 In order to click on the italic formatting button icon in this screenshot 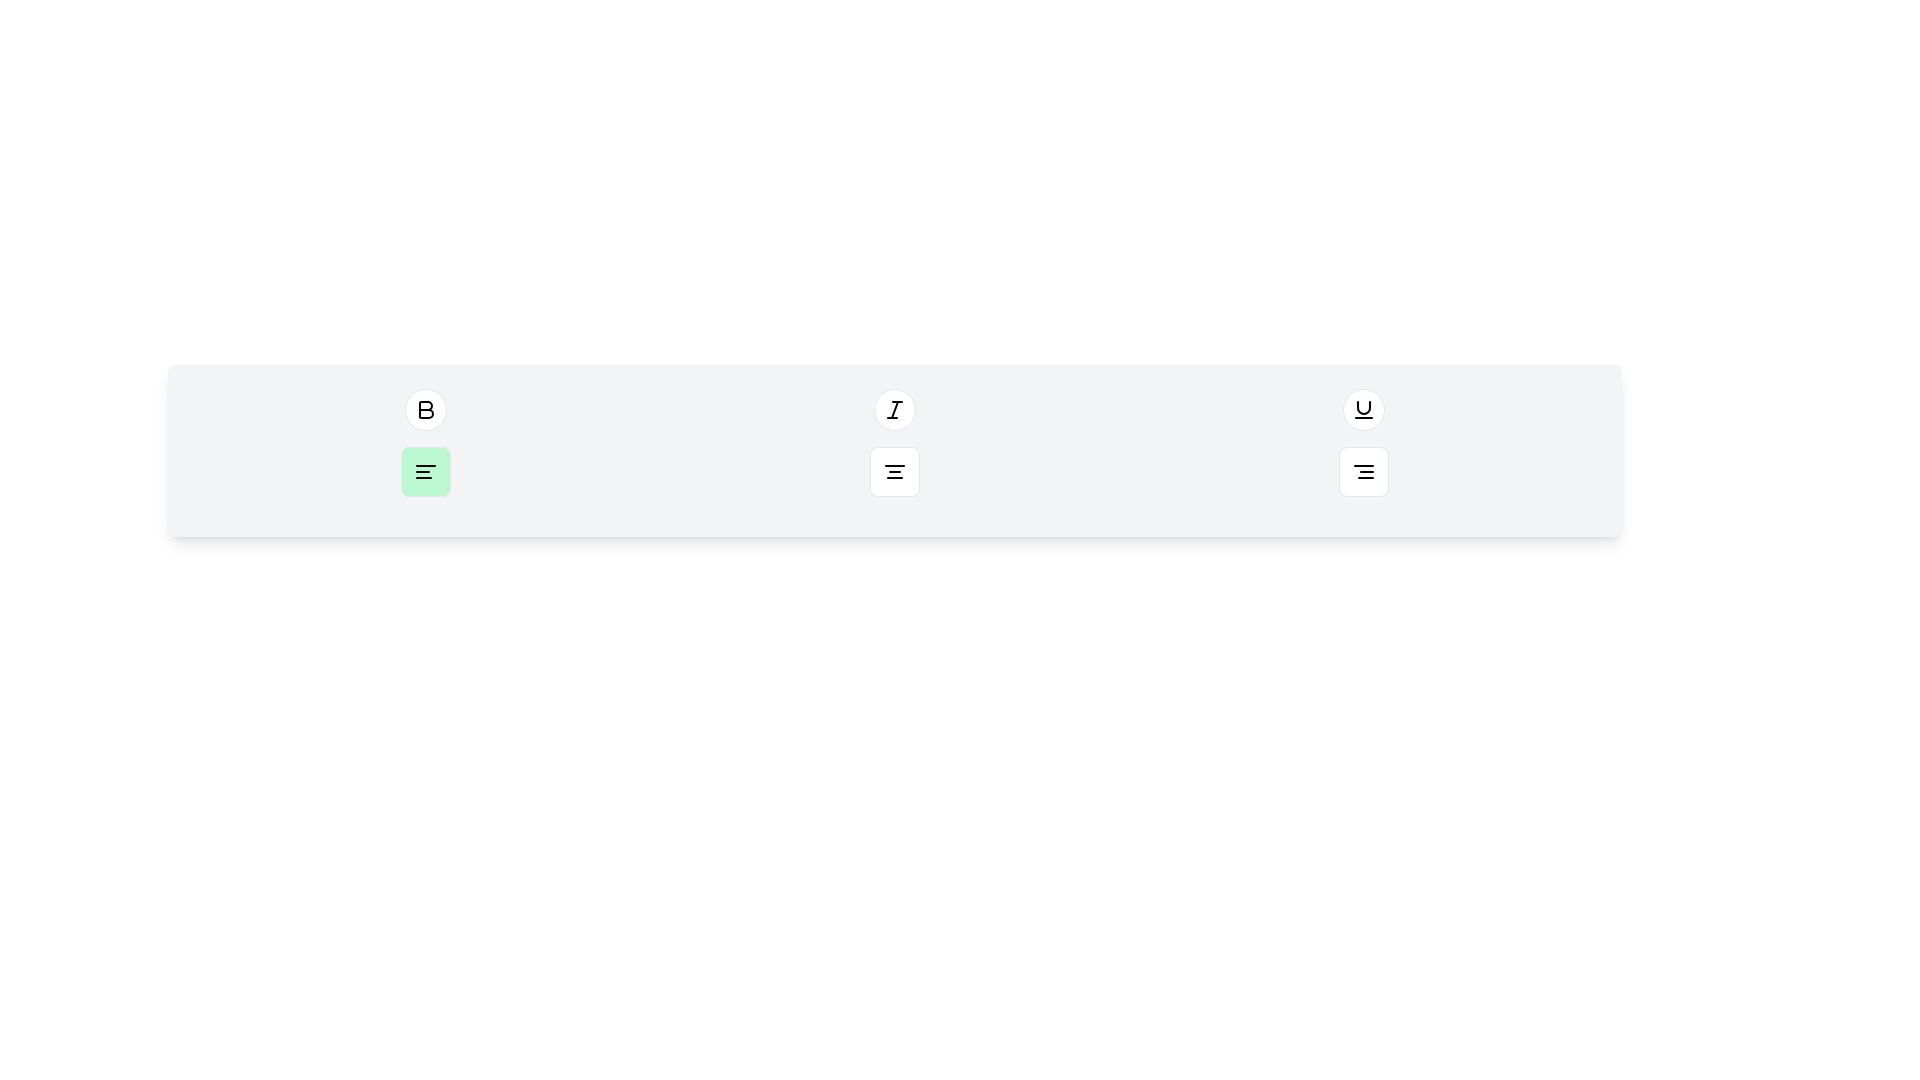, I will do `click(893, 408)`.